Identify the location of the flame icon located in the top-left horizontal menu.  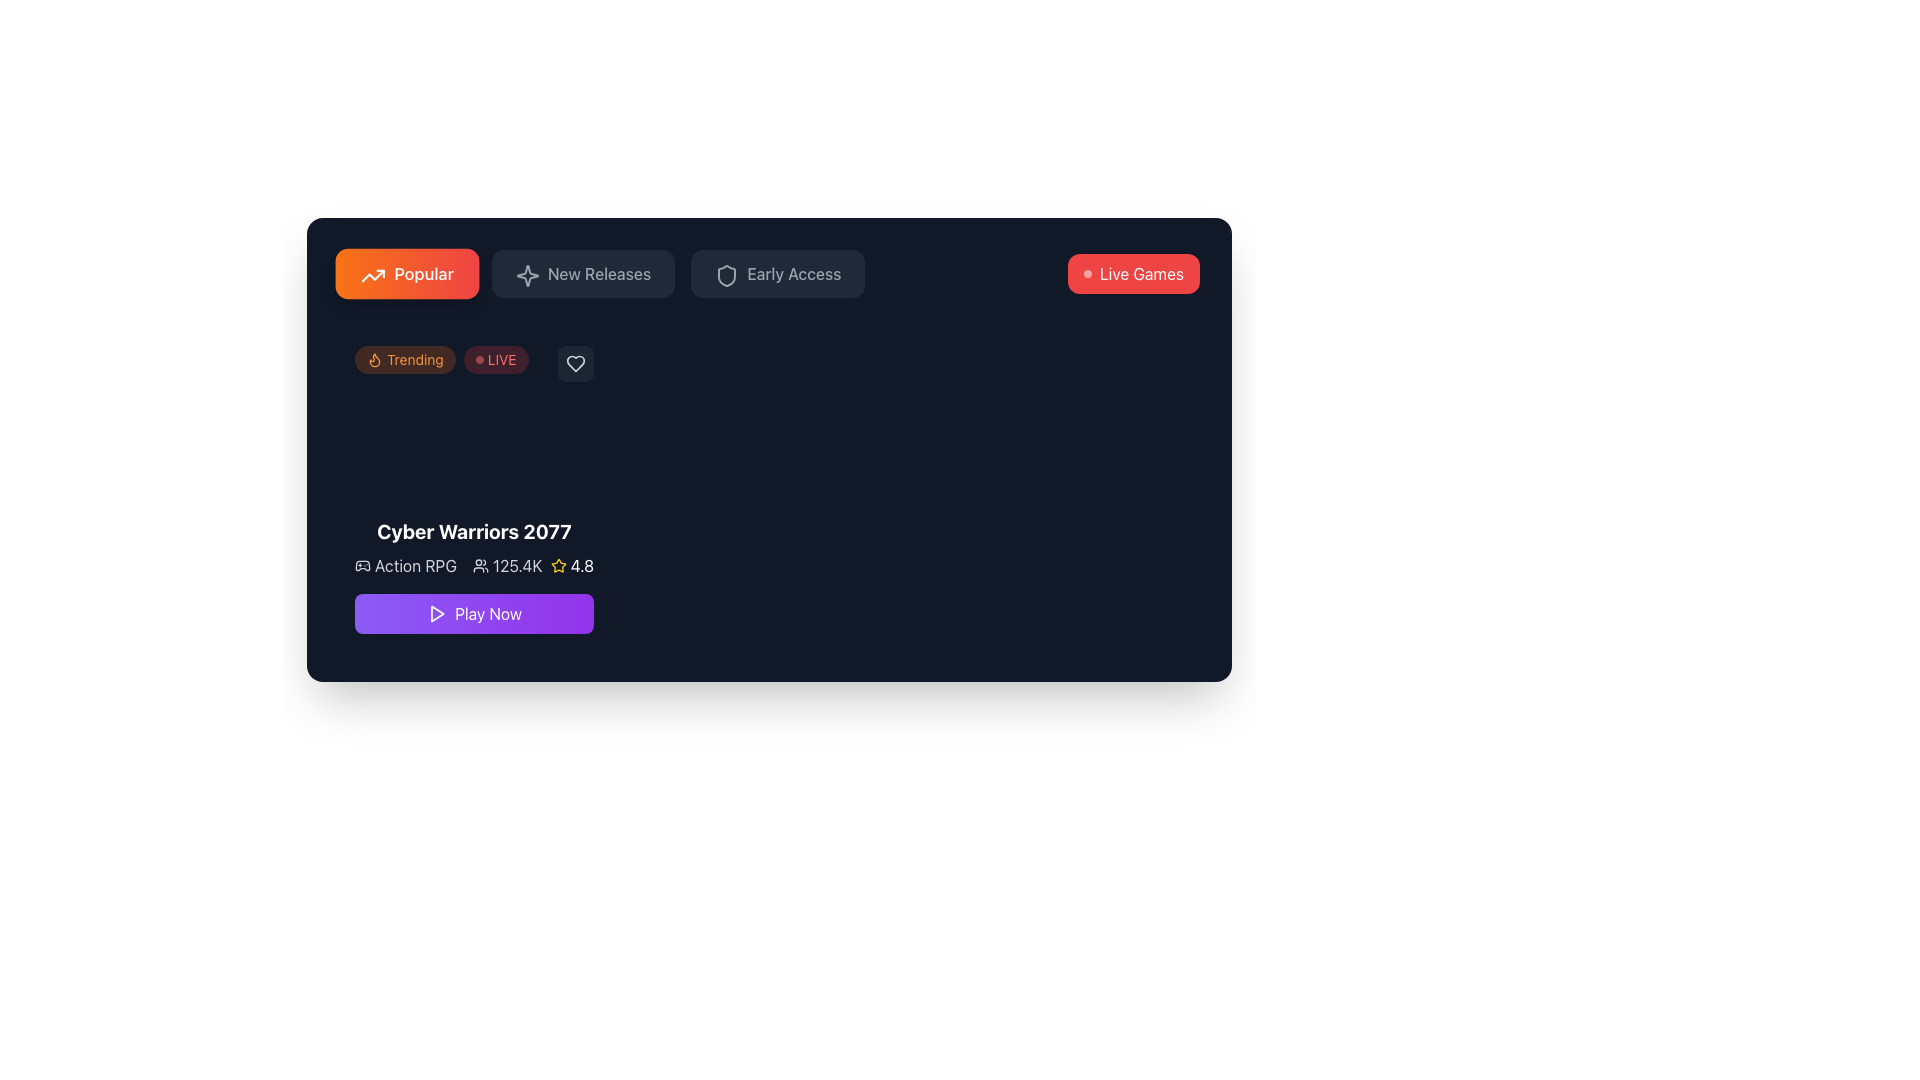
(374, 358).